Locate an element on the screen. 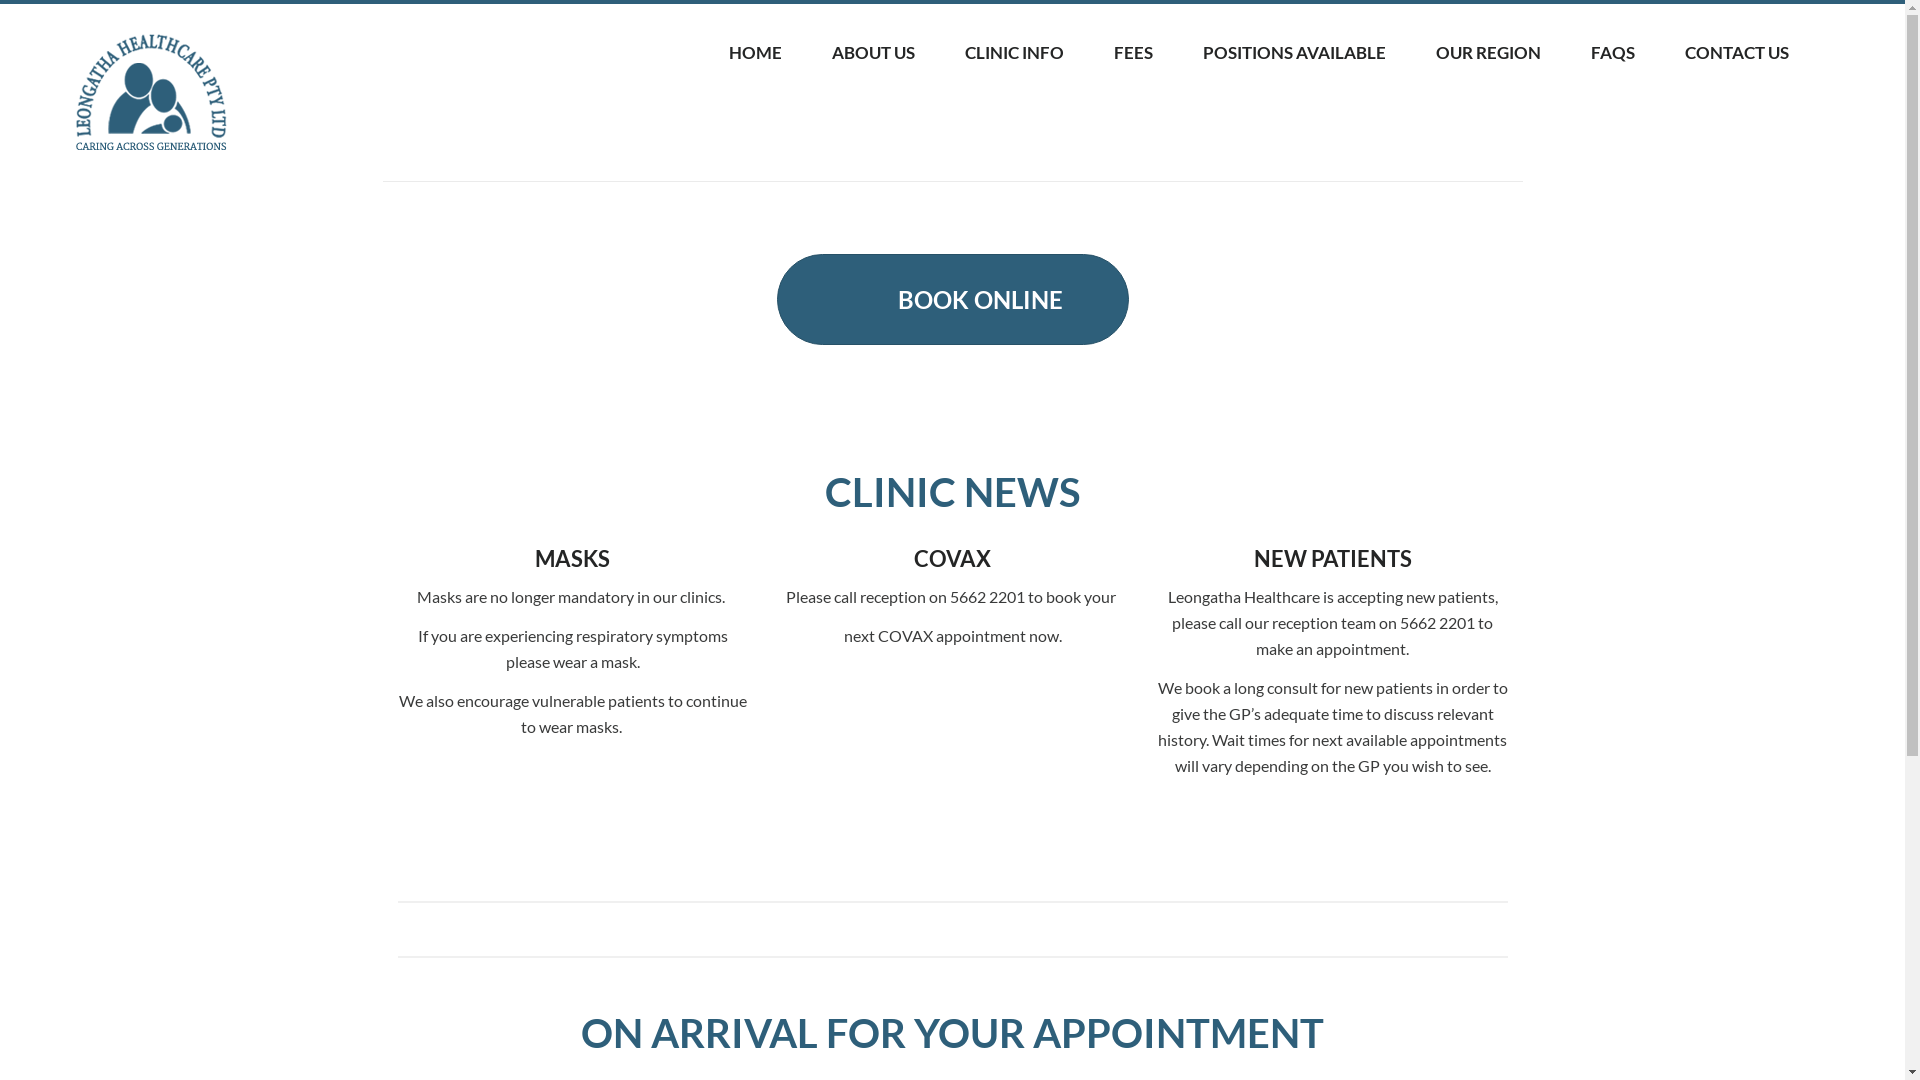 The width and height of the screenshot is (1920, 1080). 'CONTACT US' is located at coordinates (1736, 52).